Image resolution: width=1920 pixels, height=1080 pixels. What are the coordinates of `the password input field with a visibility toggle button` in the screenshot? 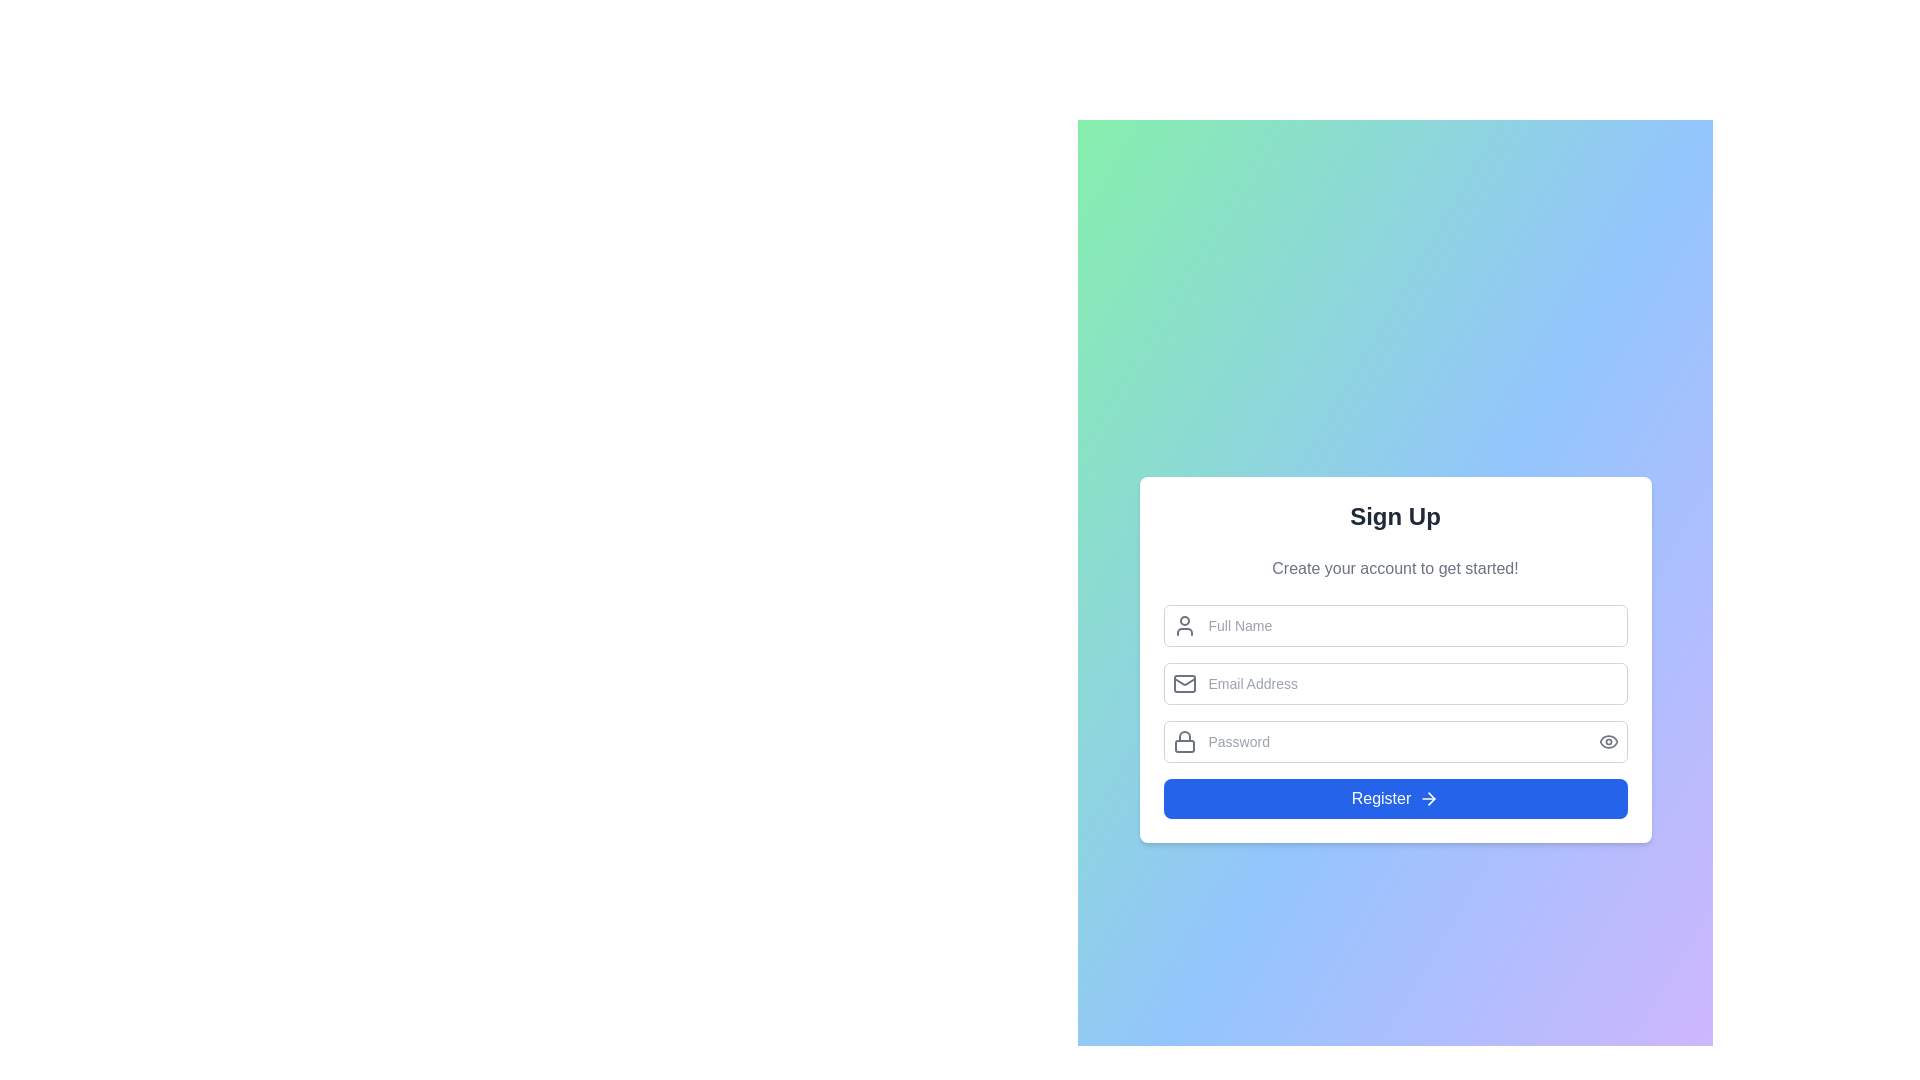 It's located at (1394, 741).